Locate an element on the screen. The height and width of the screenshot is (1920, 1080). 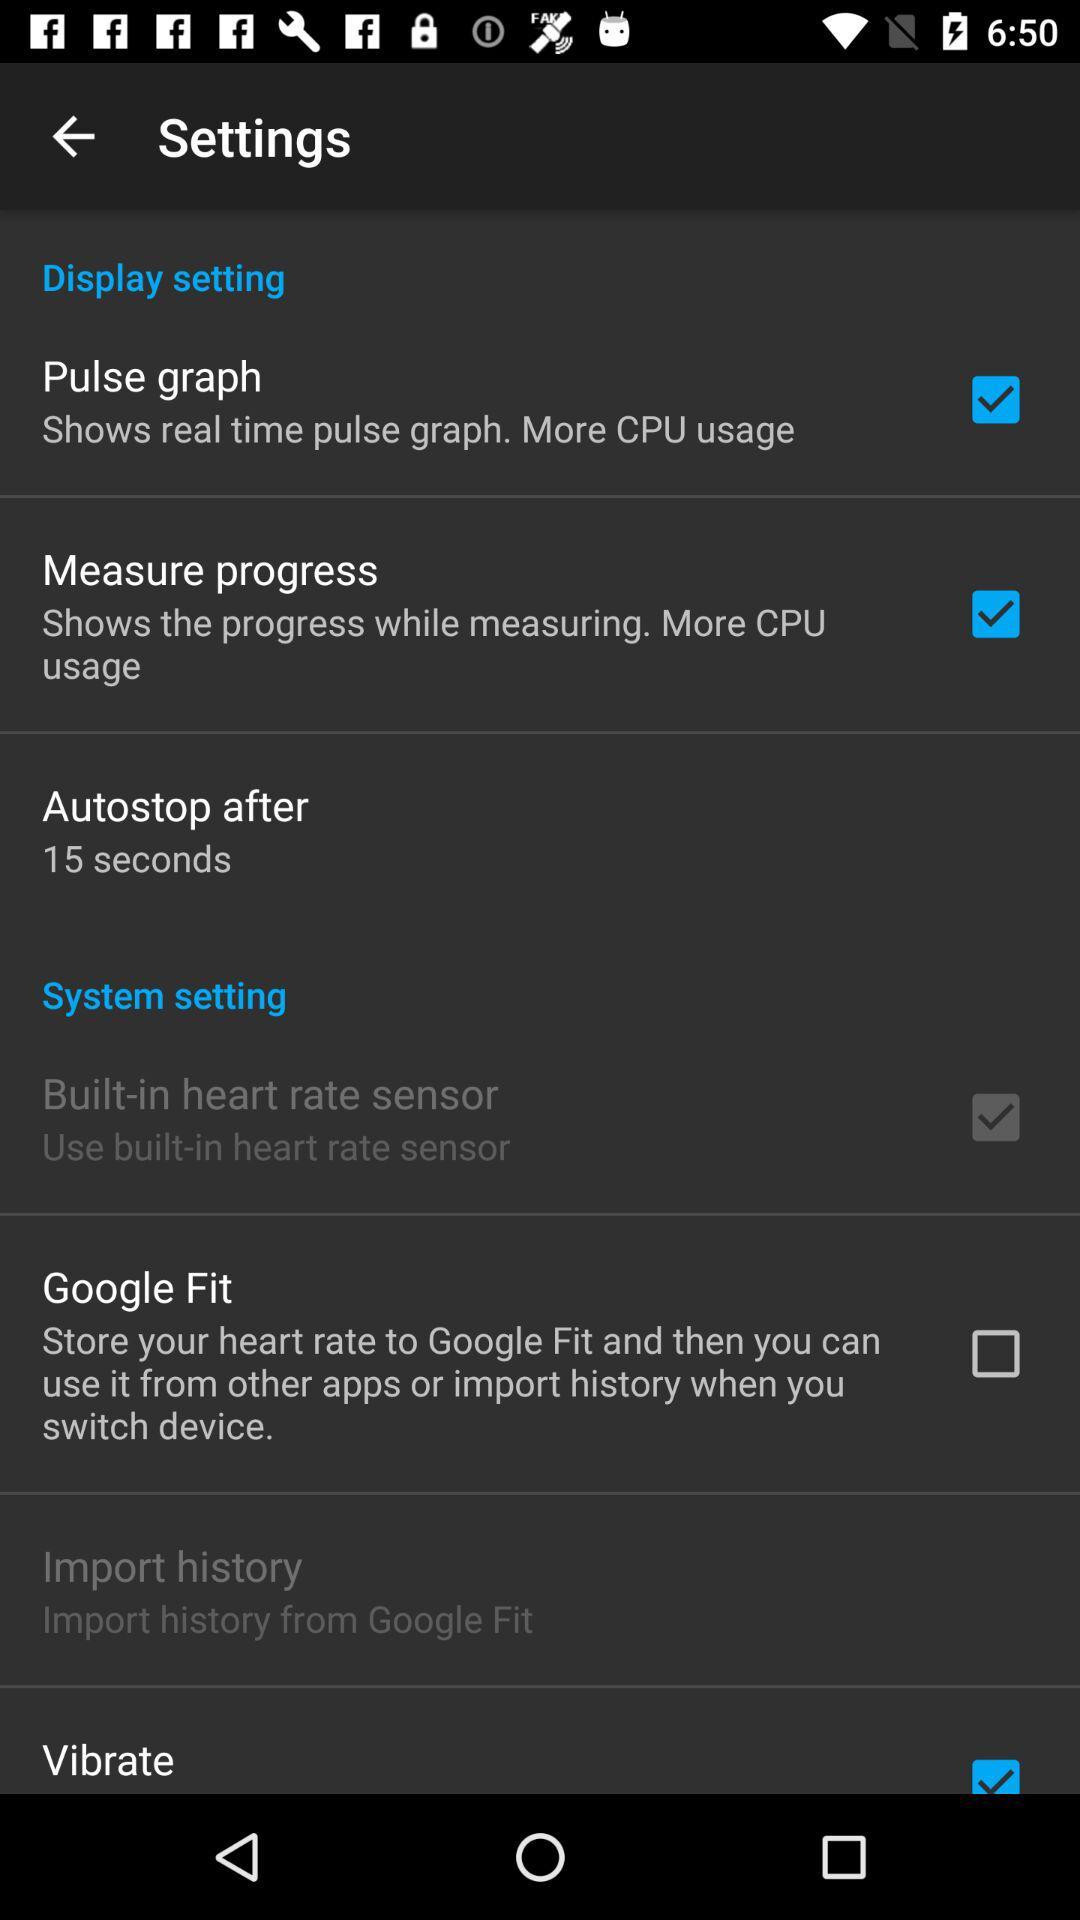
the icon below measure progress icon is located at coordinates (477, 643).